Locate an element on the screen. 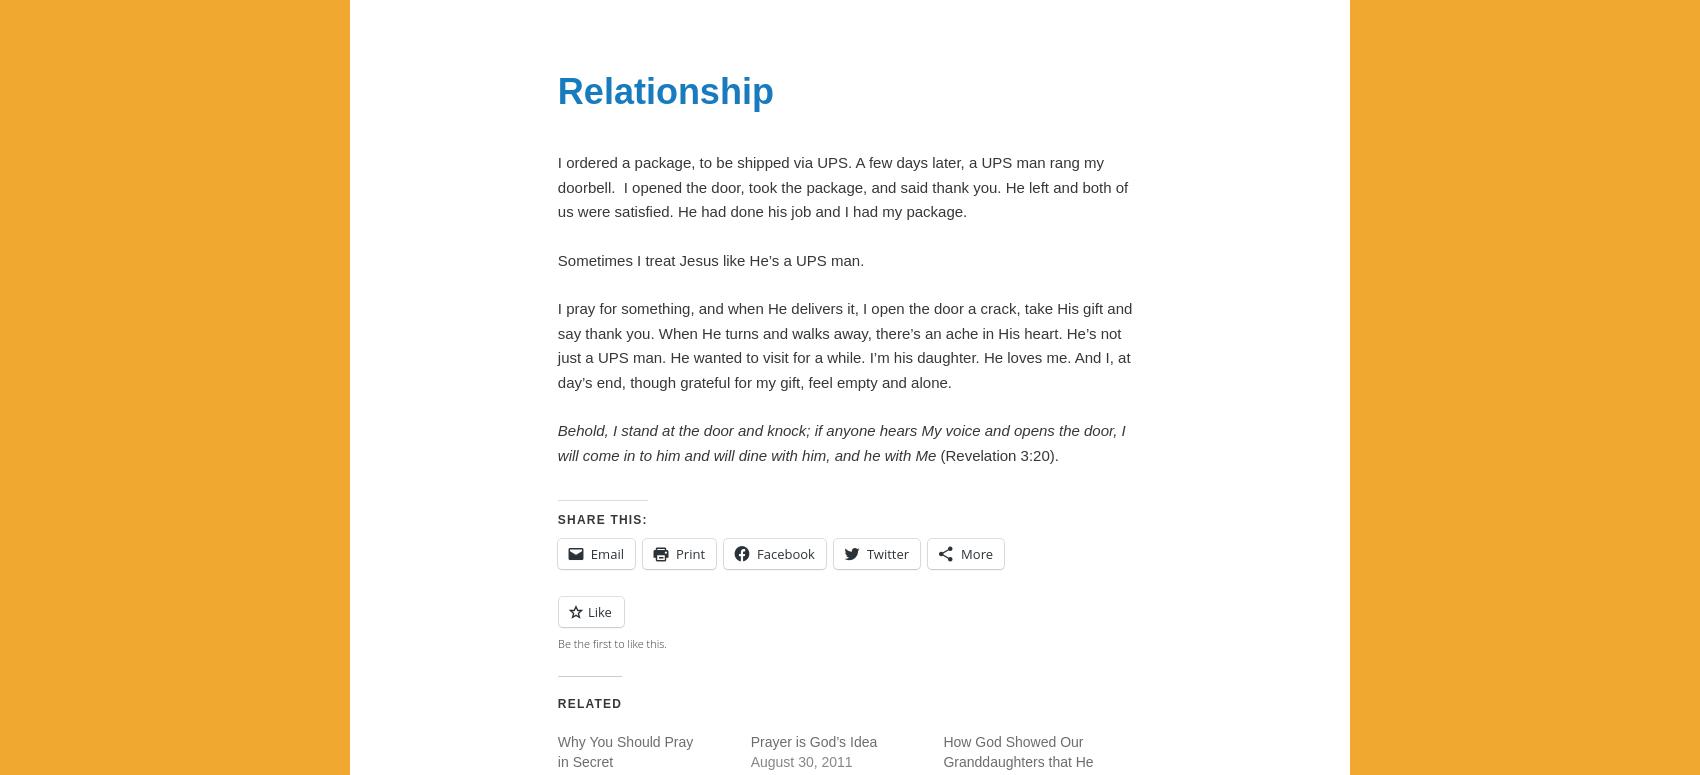 Image resolution: width=1700 pixels, height=775 pixels. 'Email' is located at coordinates (606, 553).